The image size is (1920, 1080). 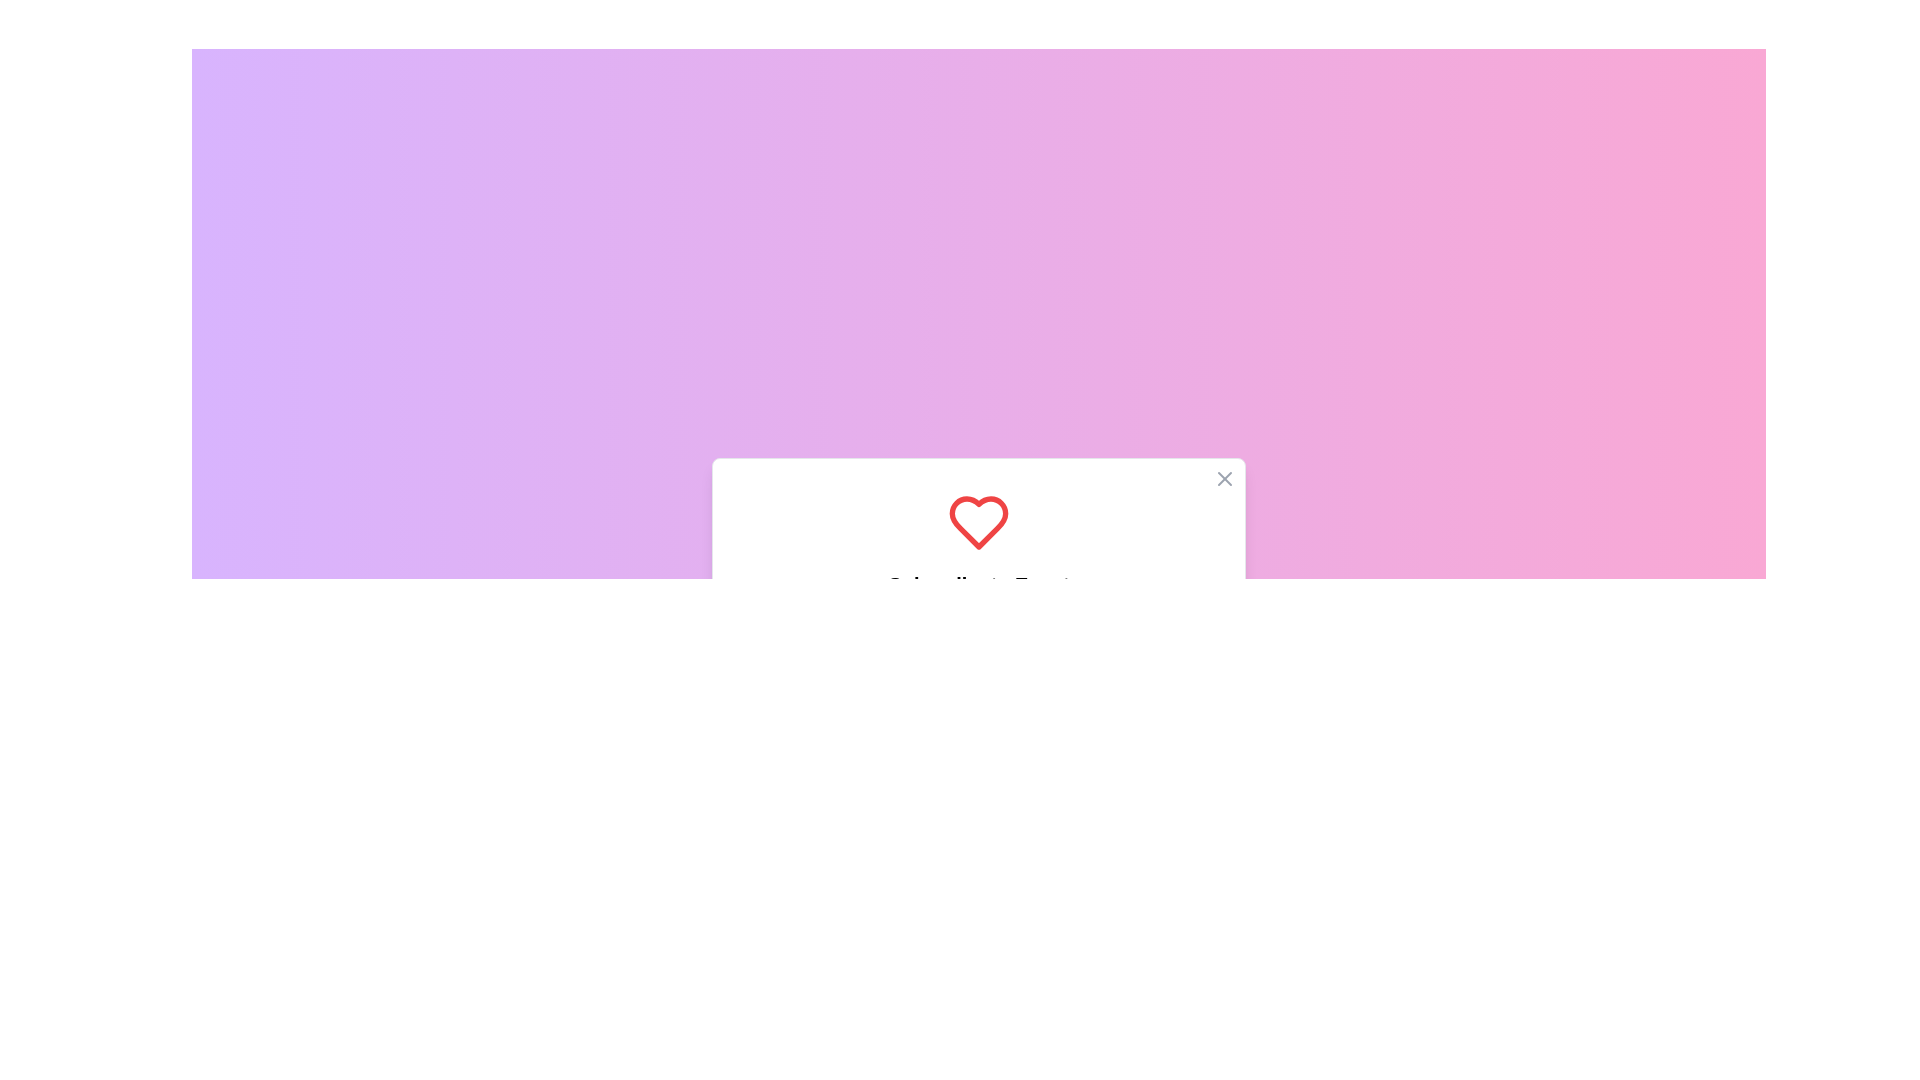 I want to click on the close button icon located at the top-right corner of the modal dialog to change its color, so click(x=1224, y=478).